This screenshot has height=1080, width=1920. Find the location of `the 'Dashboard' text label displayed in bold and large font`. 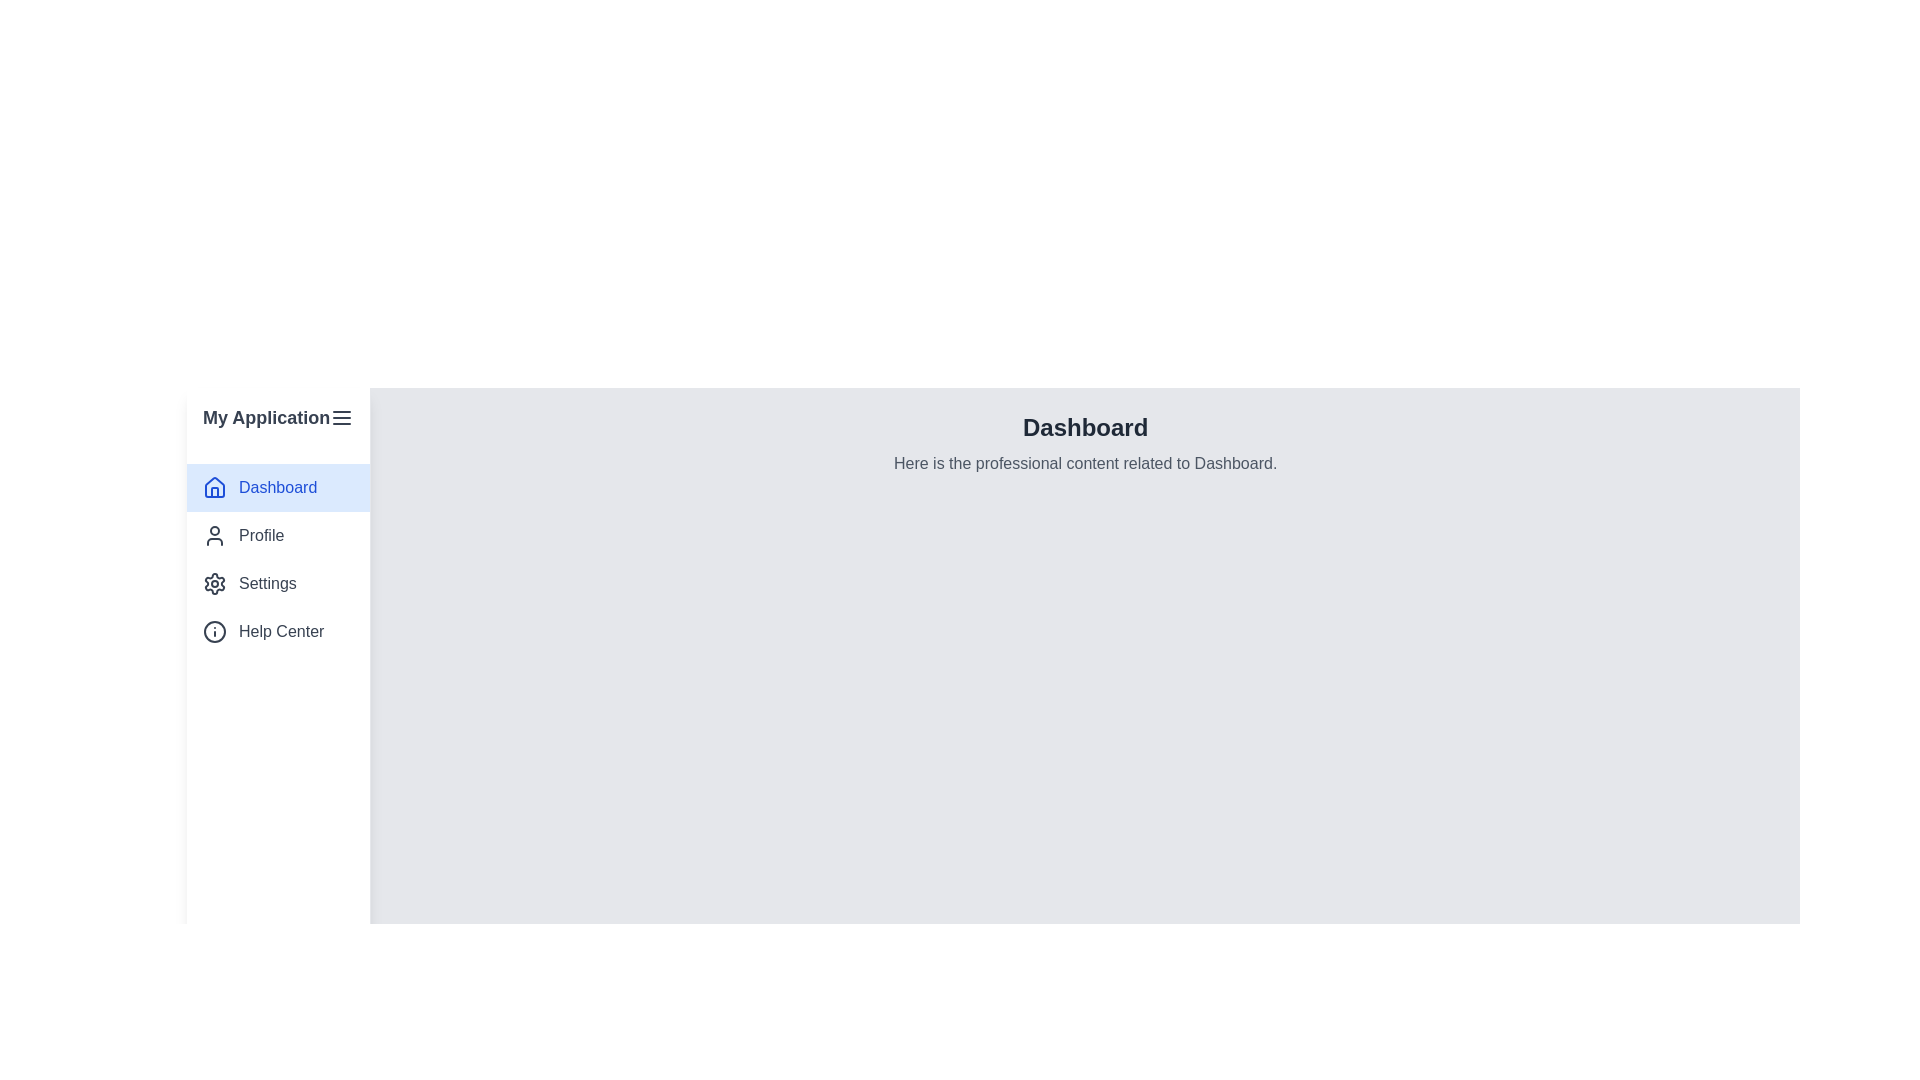

the 'Dashboard' text label displayed in bold and large font is located at coordinates (1084, 427).